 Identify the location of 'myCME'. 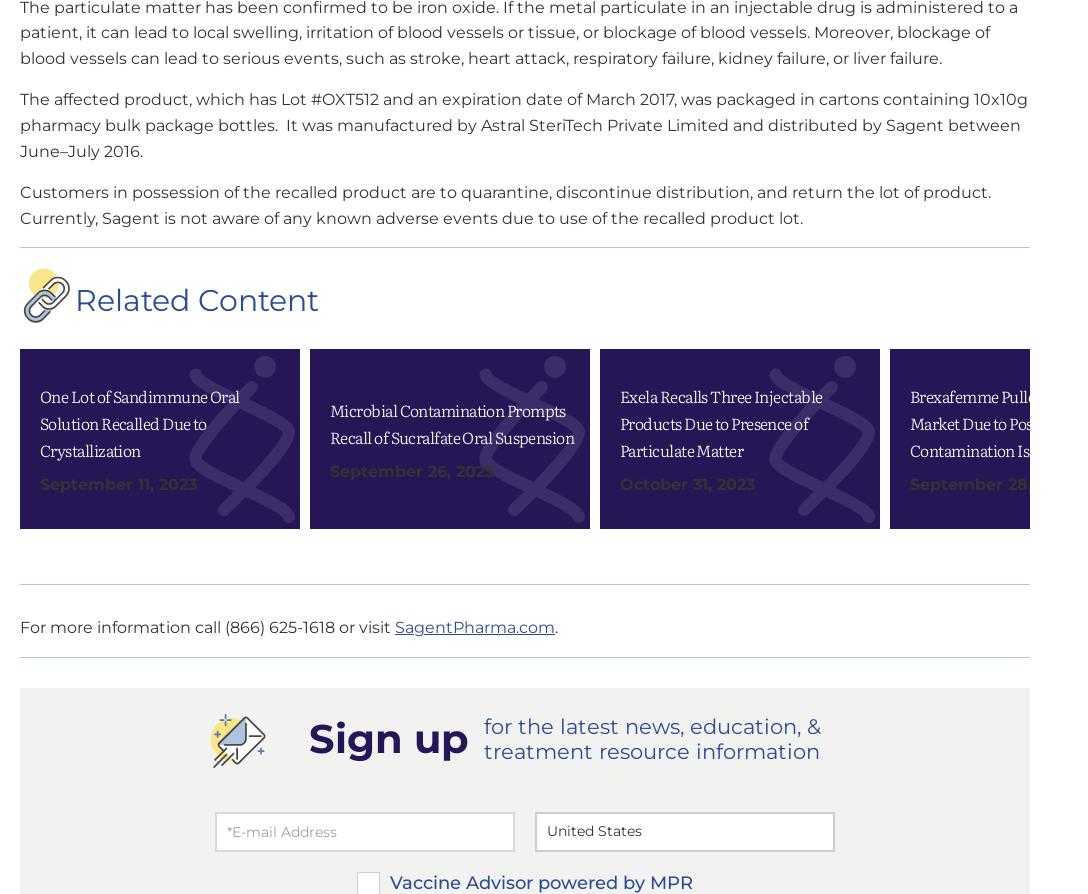
(748, 509).